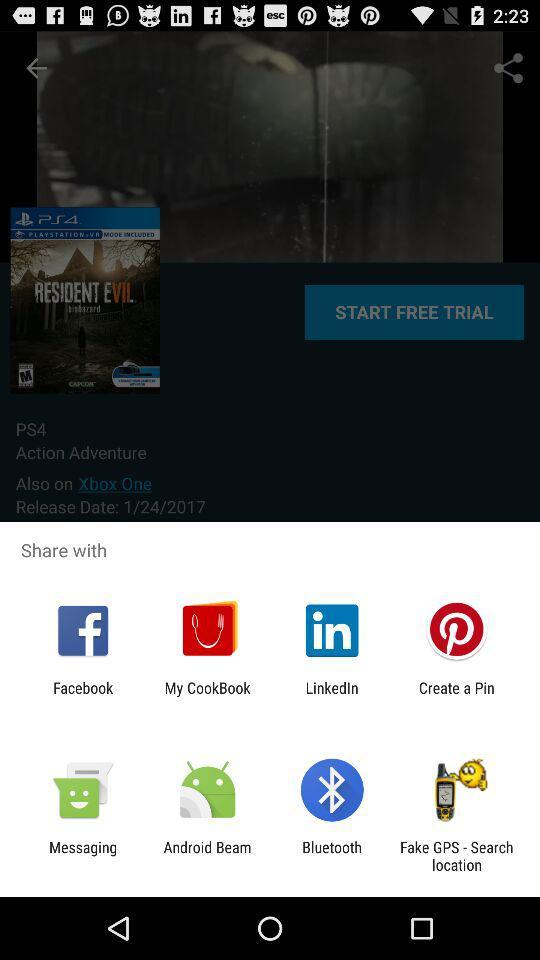 The height and width of the screenshot is (960, 540). Describe the element at coordinates (456, 855) in the screenshot. I see `icon next to the bluetooth item` at that location.